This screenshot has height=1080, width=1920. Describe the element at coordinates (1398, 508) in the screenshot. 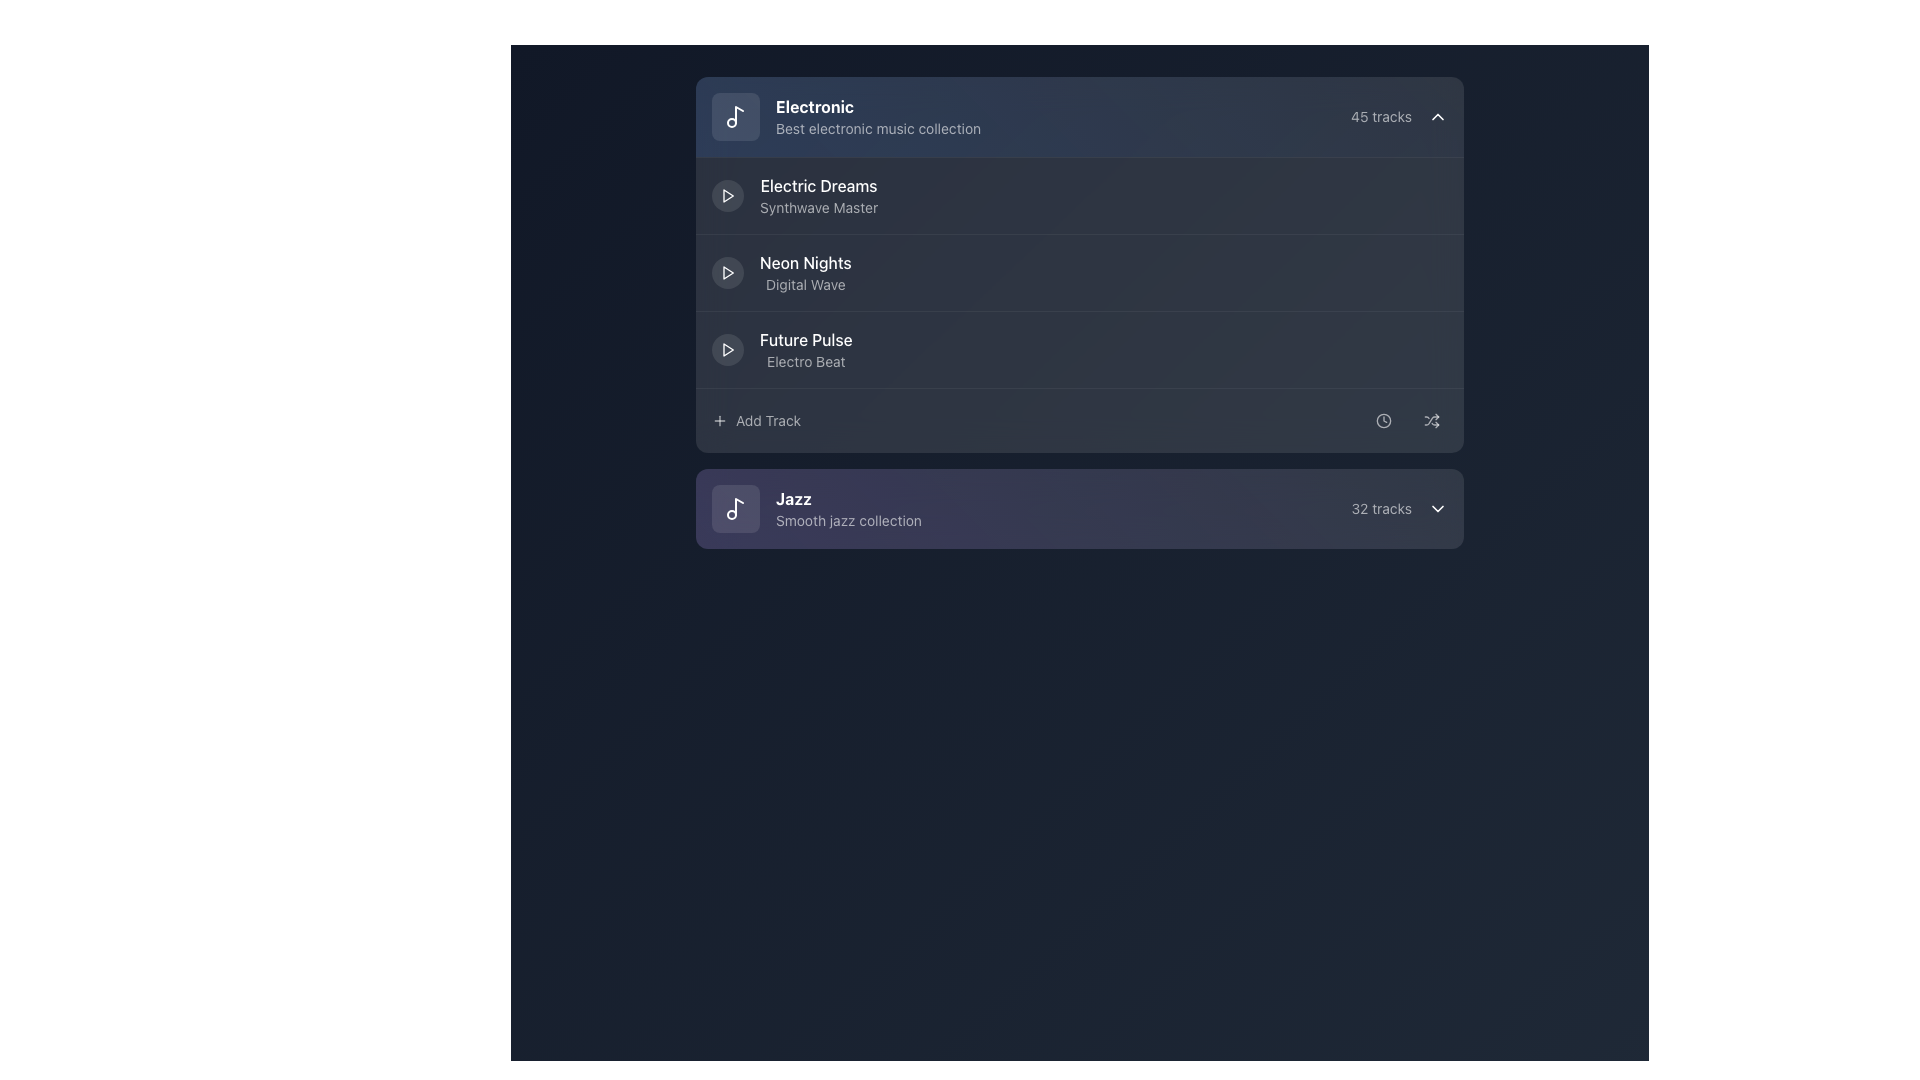

I see `the composite UI component that indicates the number of tracks available in the 'Jazz' collection, located to the right of the 'Jazz Smooth jazz collection' title` at that location.